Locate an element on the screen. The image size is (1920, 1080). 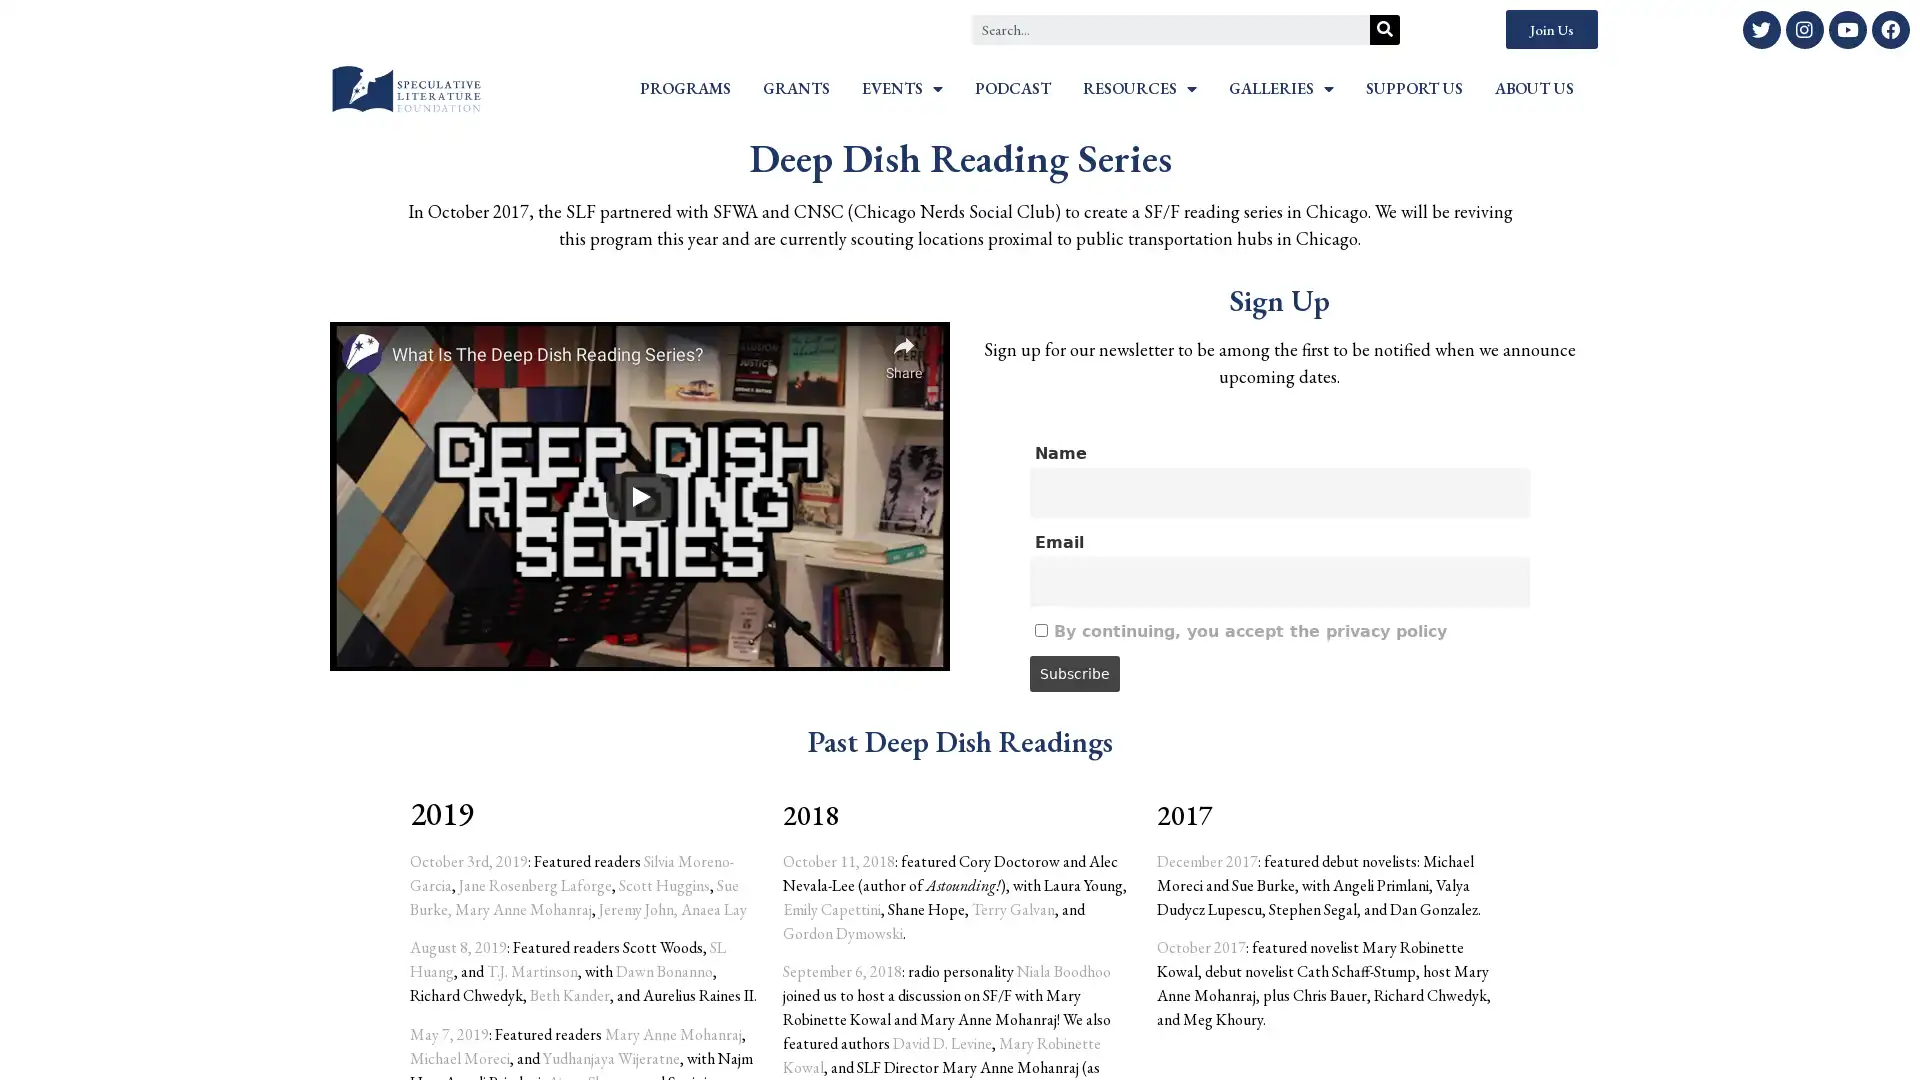
Join Us is located at coordinates (1550, 29).